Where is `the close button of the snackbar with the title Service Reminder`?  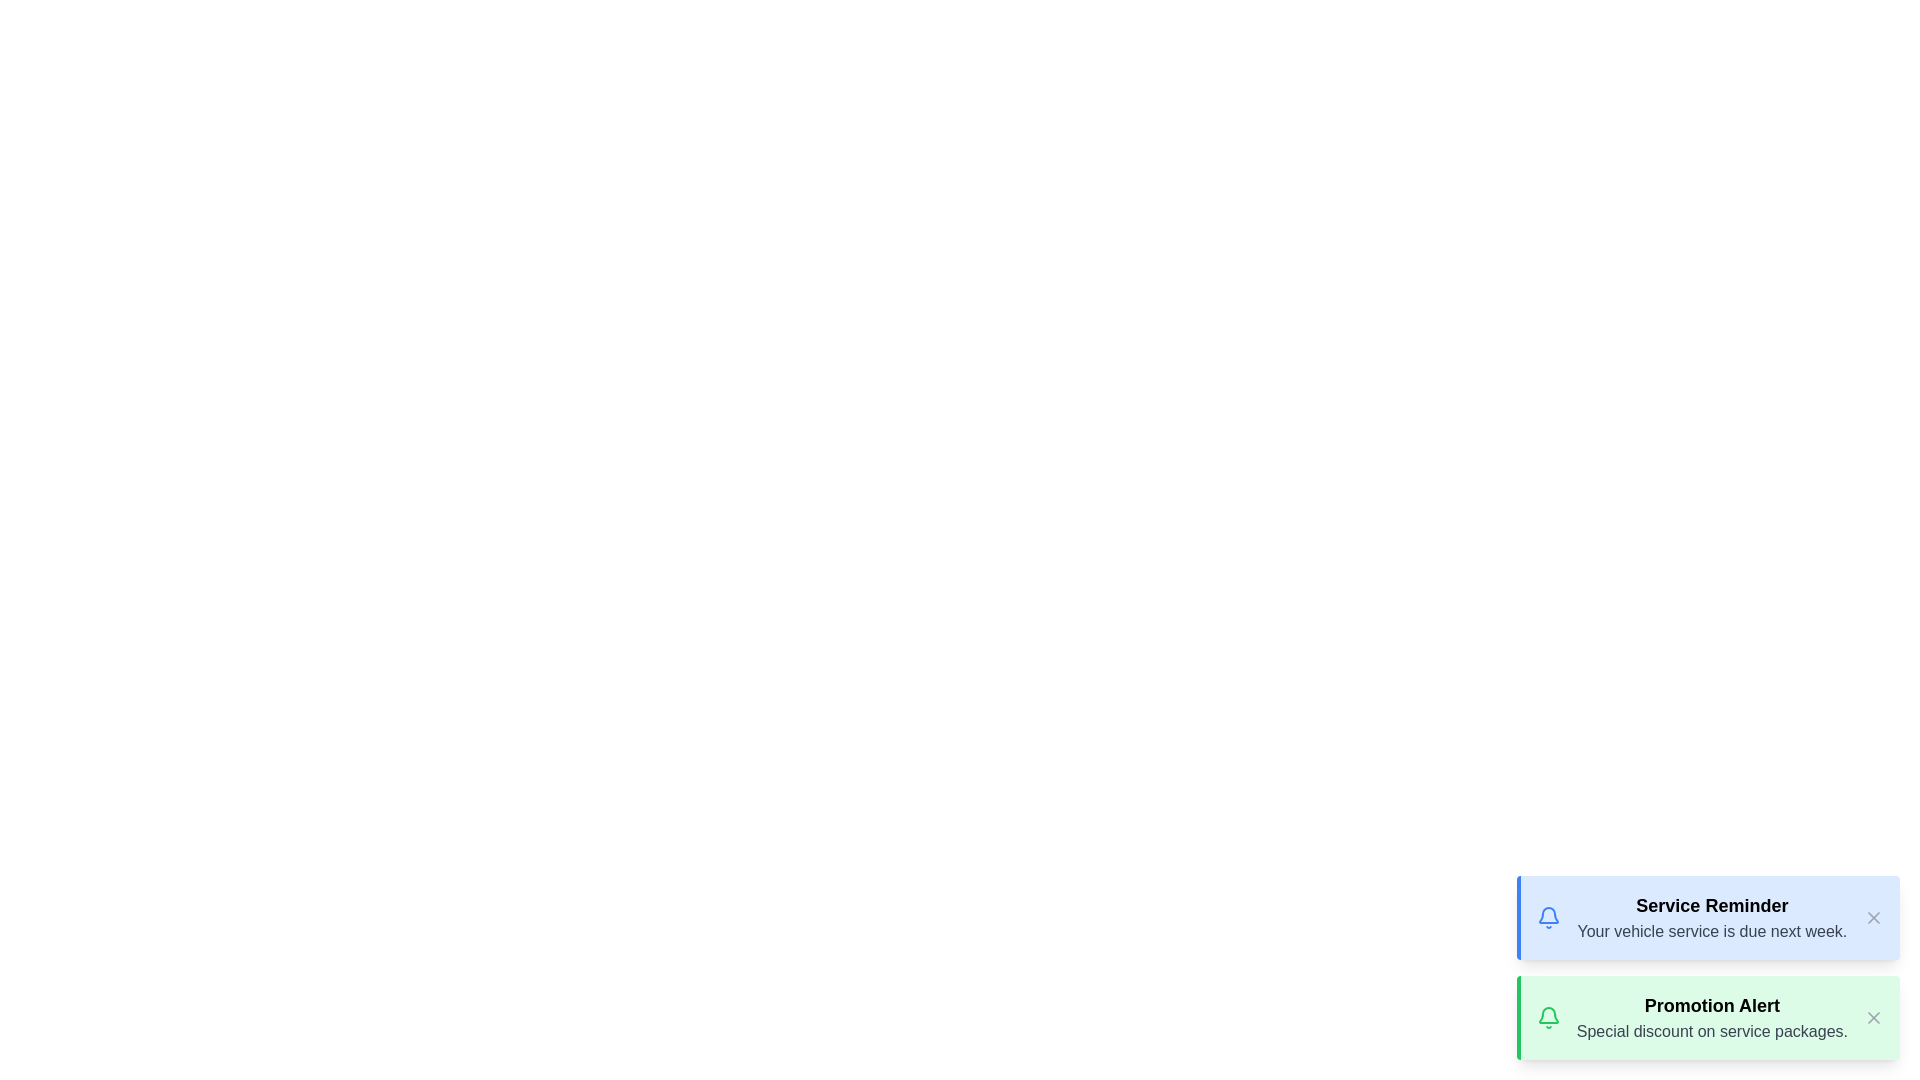
the close button of the snackbar with the title Service Reminder is located at coordinates (1872, 918).